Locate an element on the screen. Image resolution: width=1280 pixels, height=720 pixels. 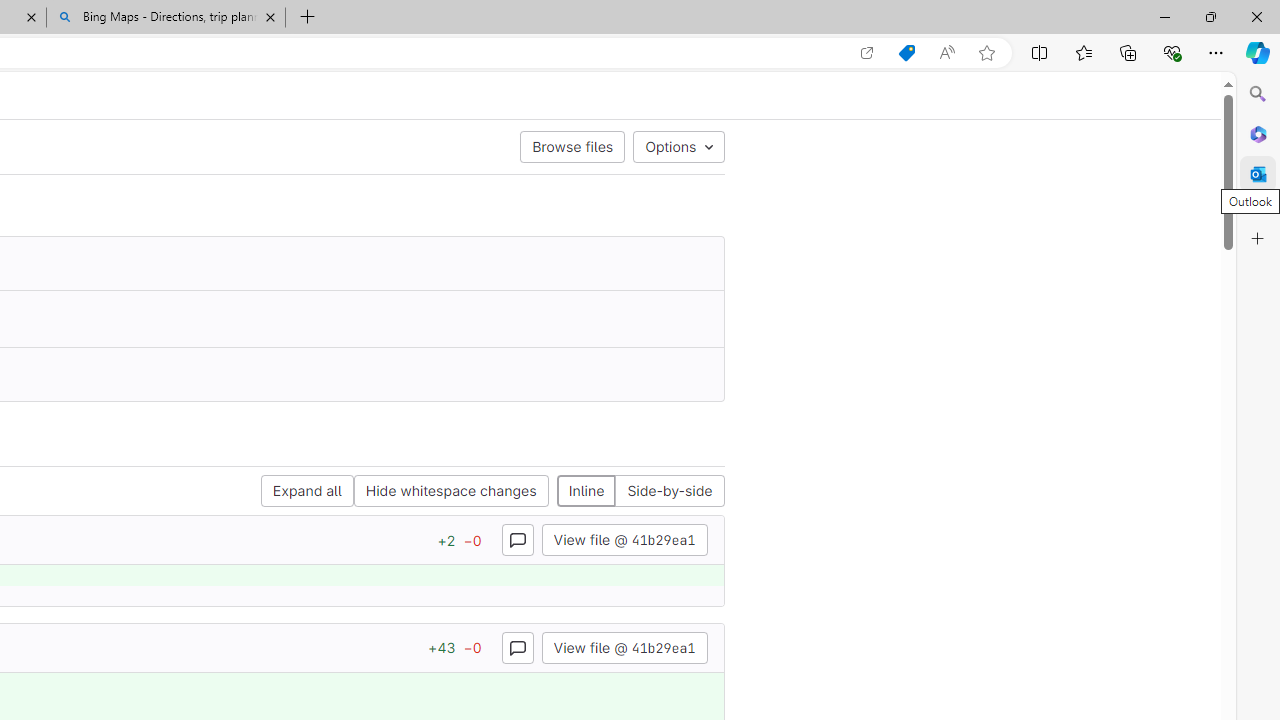
'Expand all' is located at coordinates (306, 491).